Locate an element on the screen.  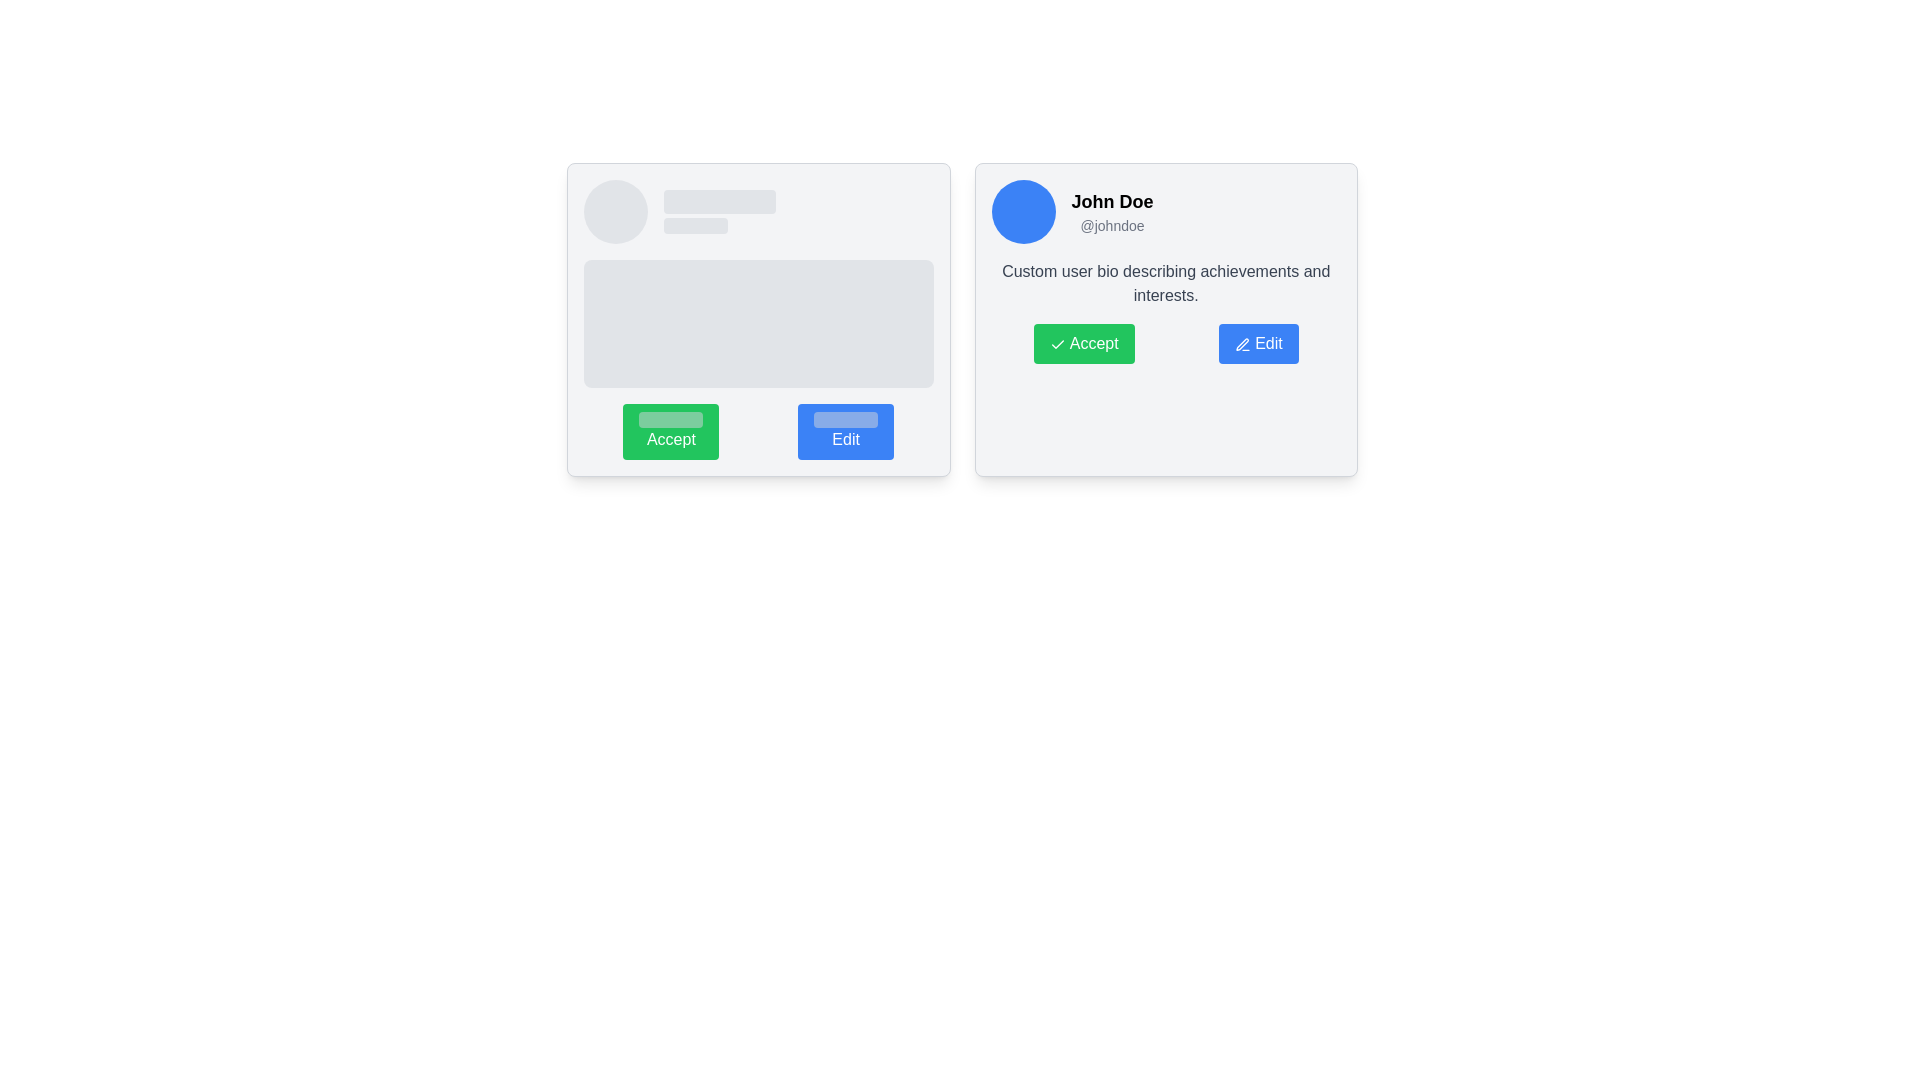
the 'Edit' button, which has a blue background and white text, positioned to the right of the 'Accept' button in a horizontal arrangement is located at coordinates (846, 431).